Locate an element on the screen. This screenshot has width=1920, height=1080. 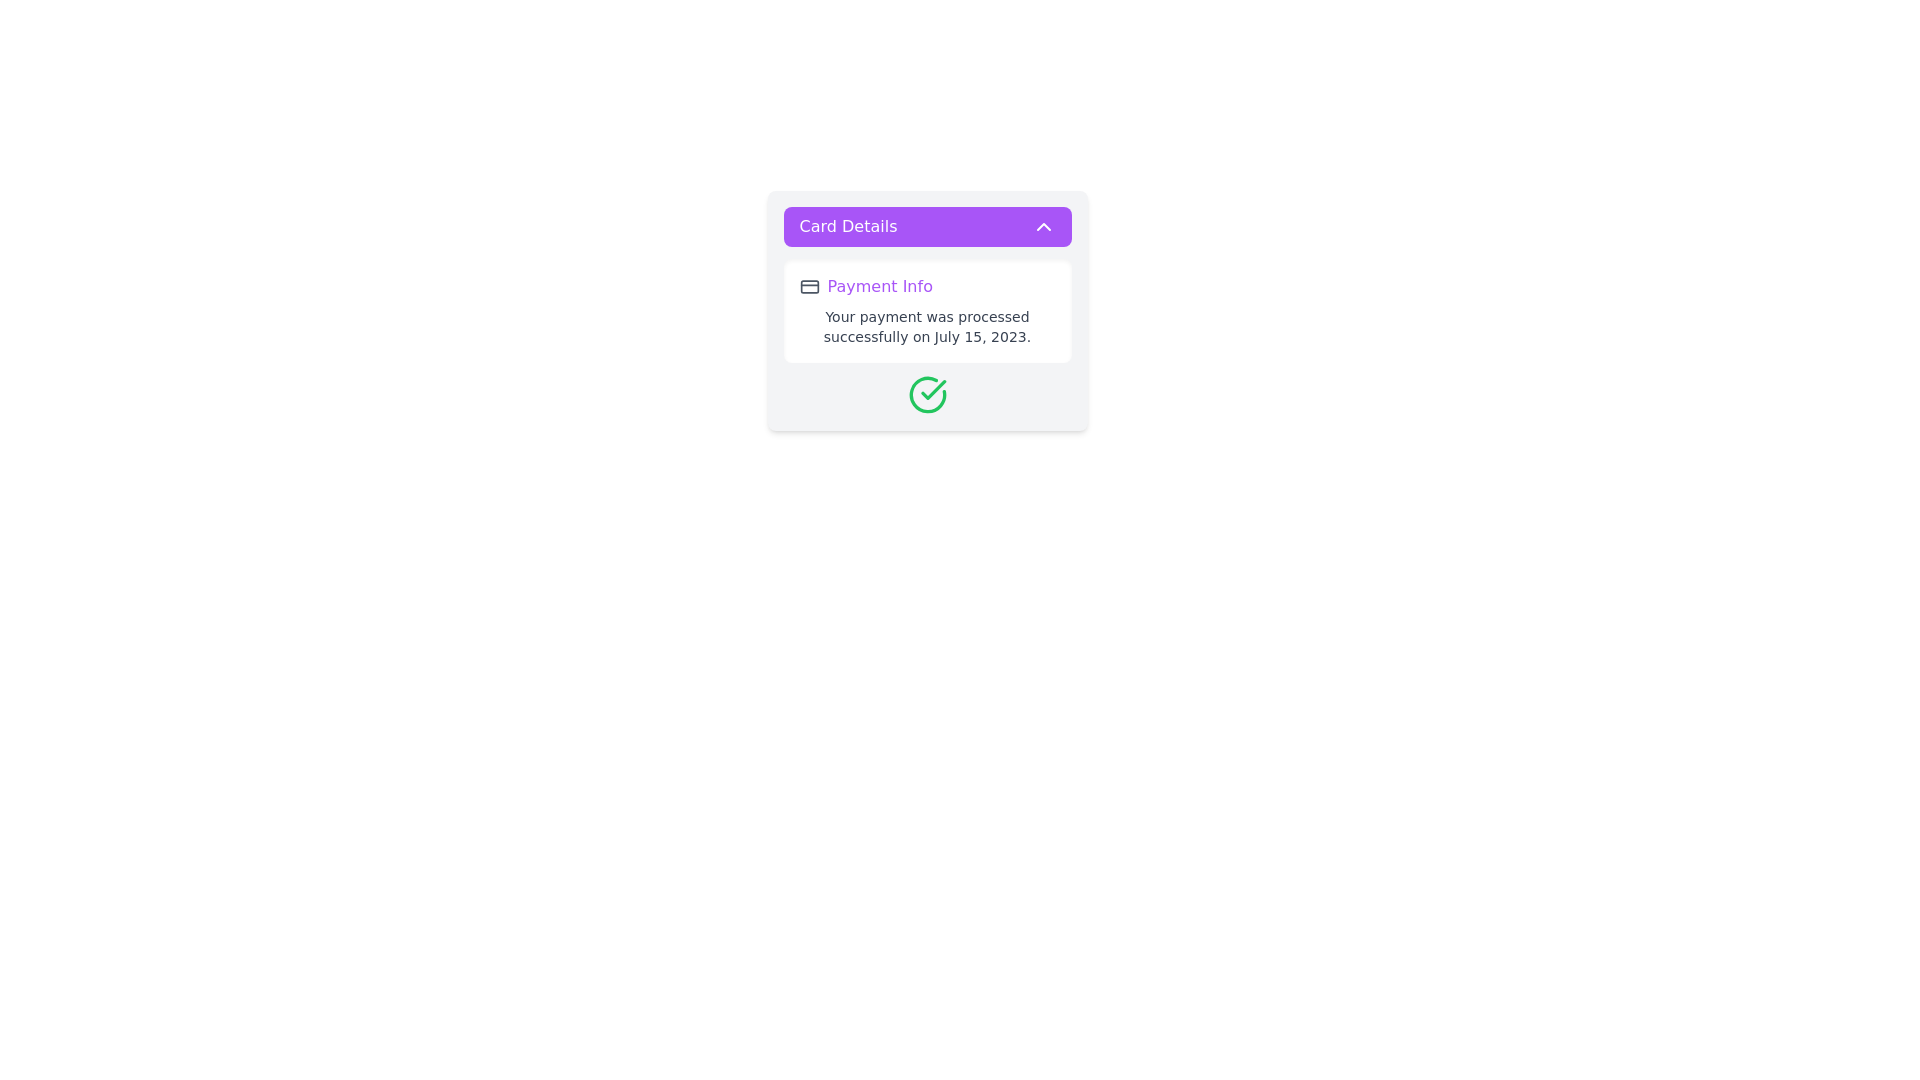
the text heading with icon that serves as a section title for payment information, positioned above the 'Your payment was processed successfully on July 15, 2023.' text is located at coordinates (926, 286).